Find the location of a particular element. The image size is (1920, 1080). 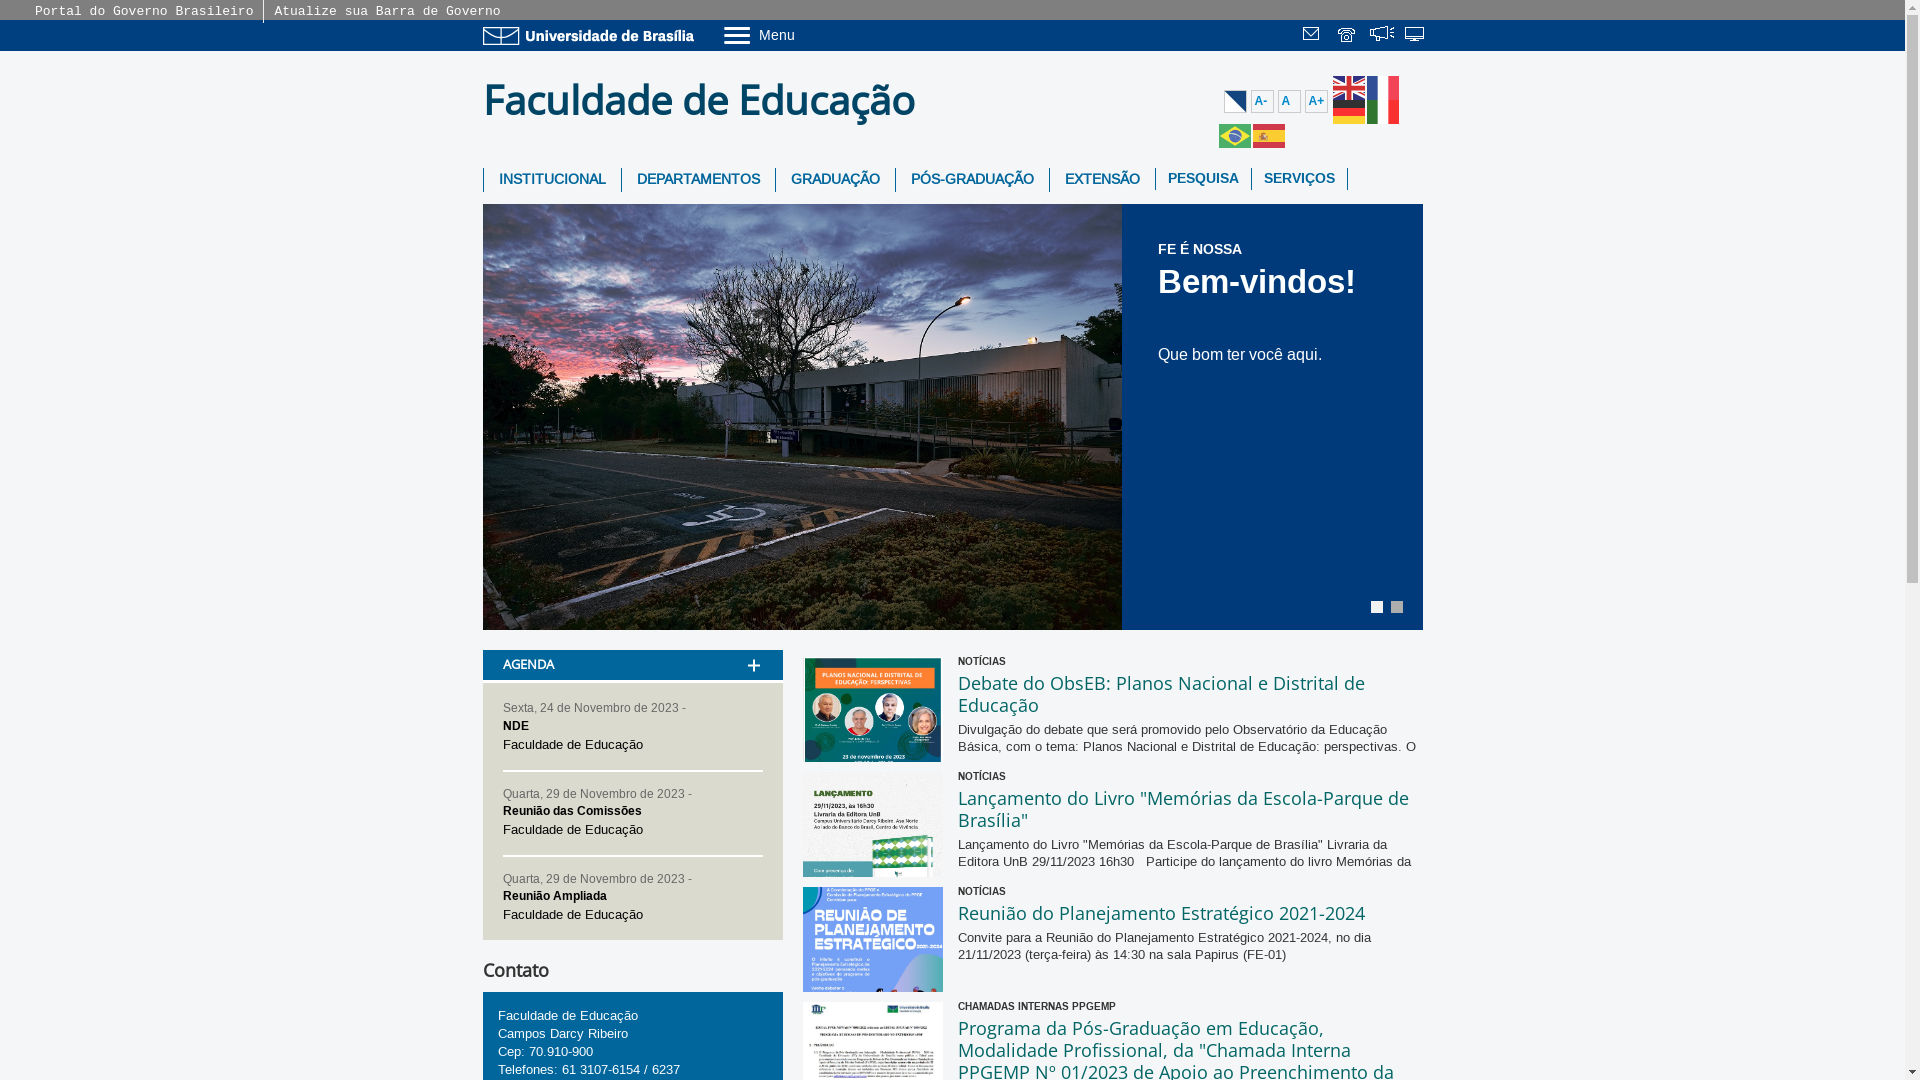

'Atualize sua Barra de Governo' is located at coordinates (387, 11).